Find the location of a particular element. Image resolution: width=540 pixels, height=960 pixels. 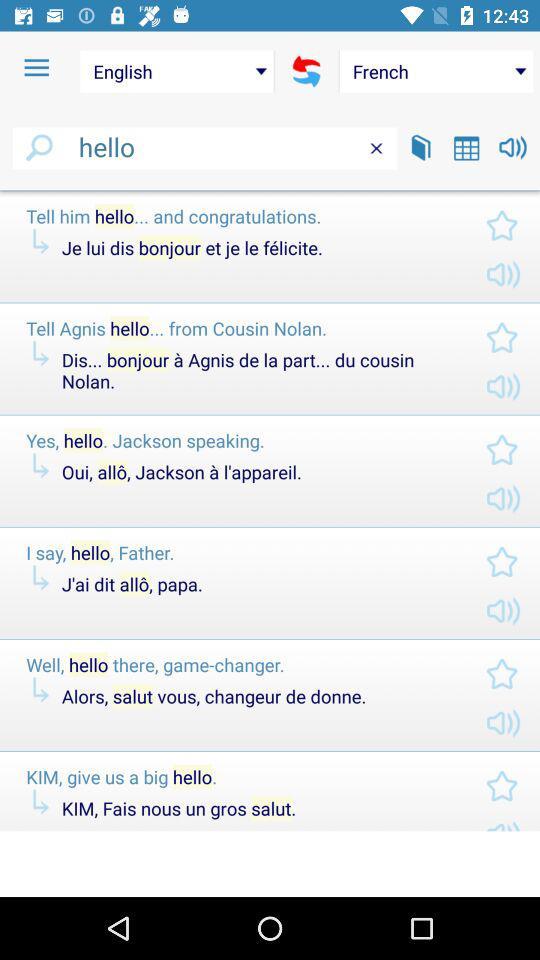

the icon below french item is located at coordinates (466, 147).